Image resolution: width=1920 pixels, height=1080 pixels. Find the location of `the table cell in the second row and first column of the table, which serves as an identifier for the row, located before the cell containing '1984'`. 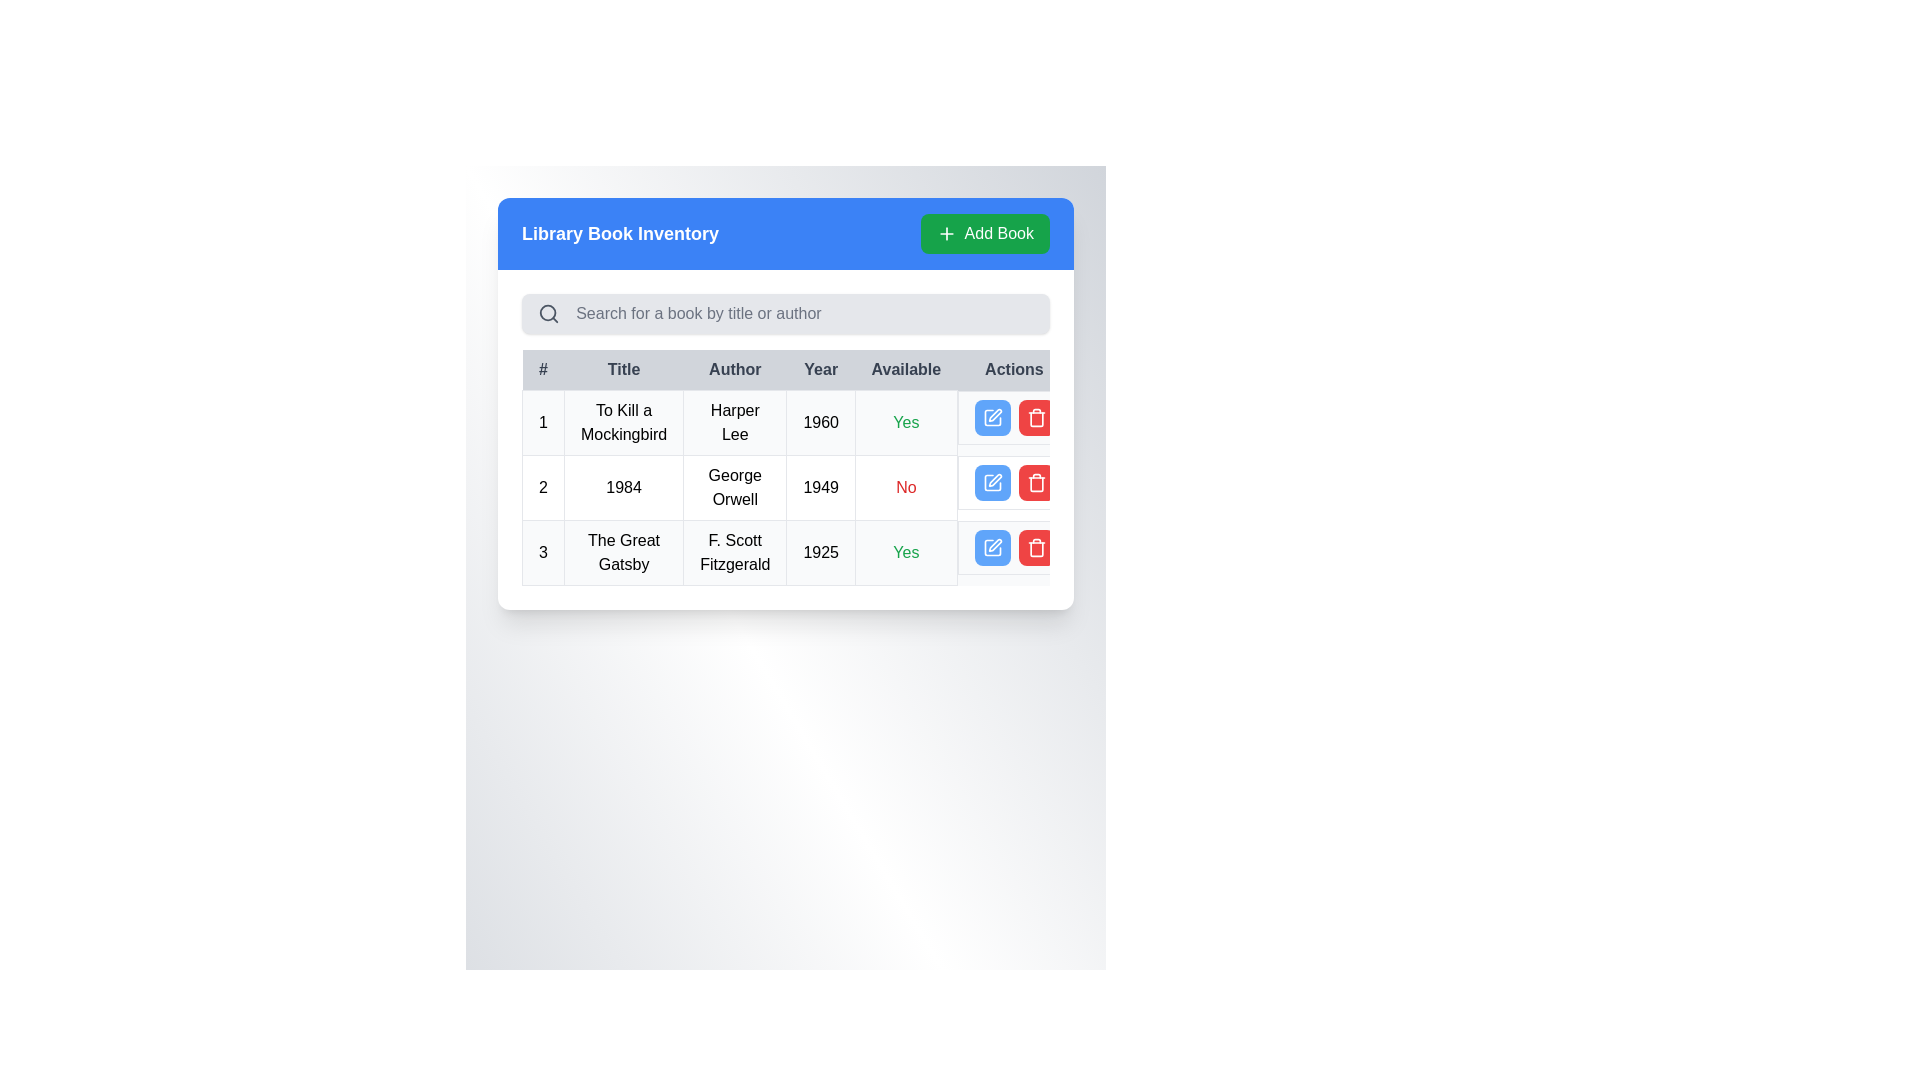

the table cell in the second row and first column of the table, which serves as an identifier for the row, located before the cell containing '1984' is located at coordinates (543, 488).